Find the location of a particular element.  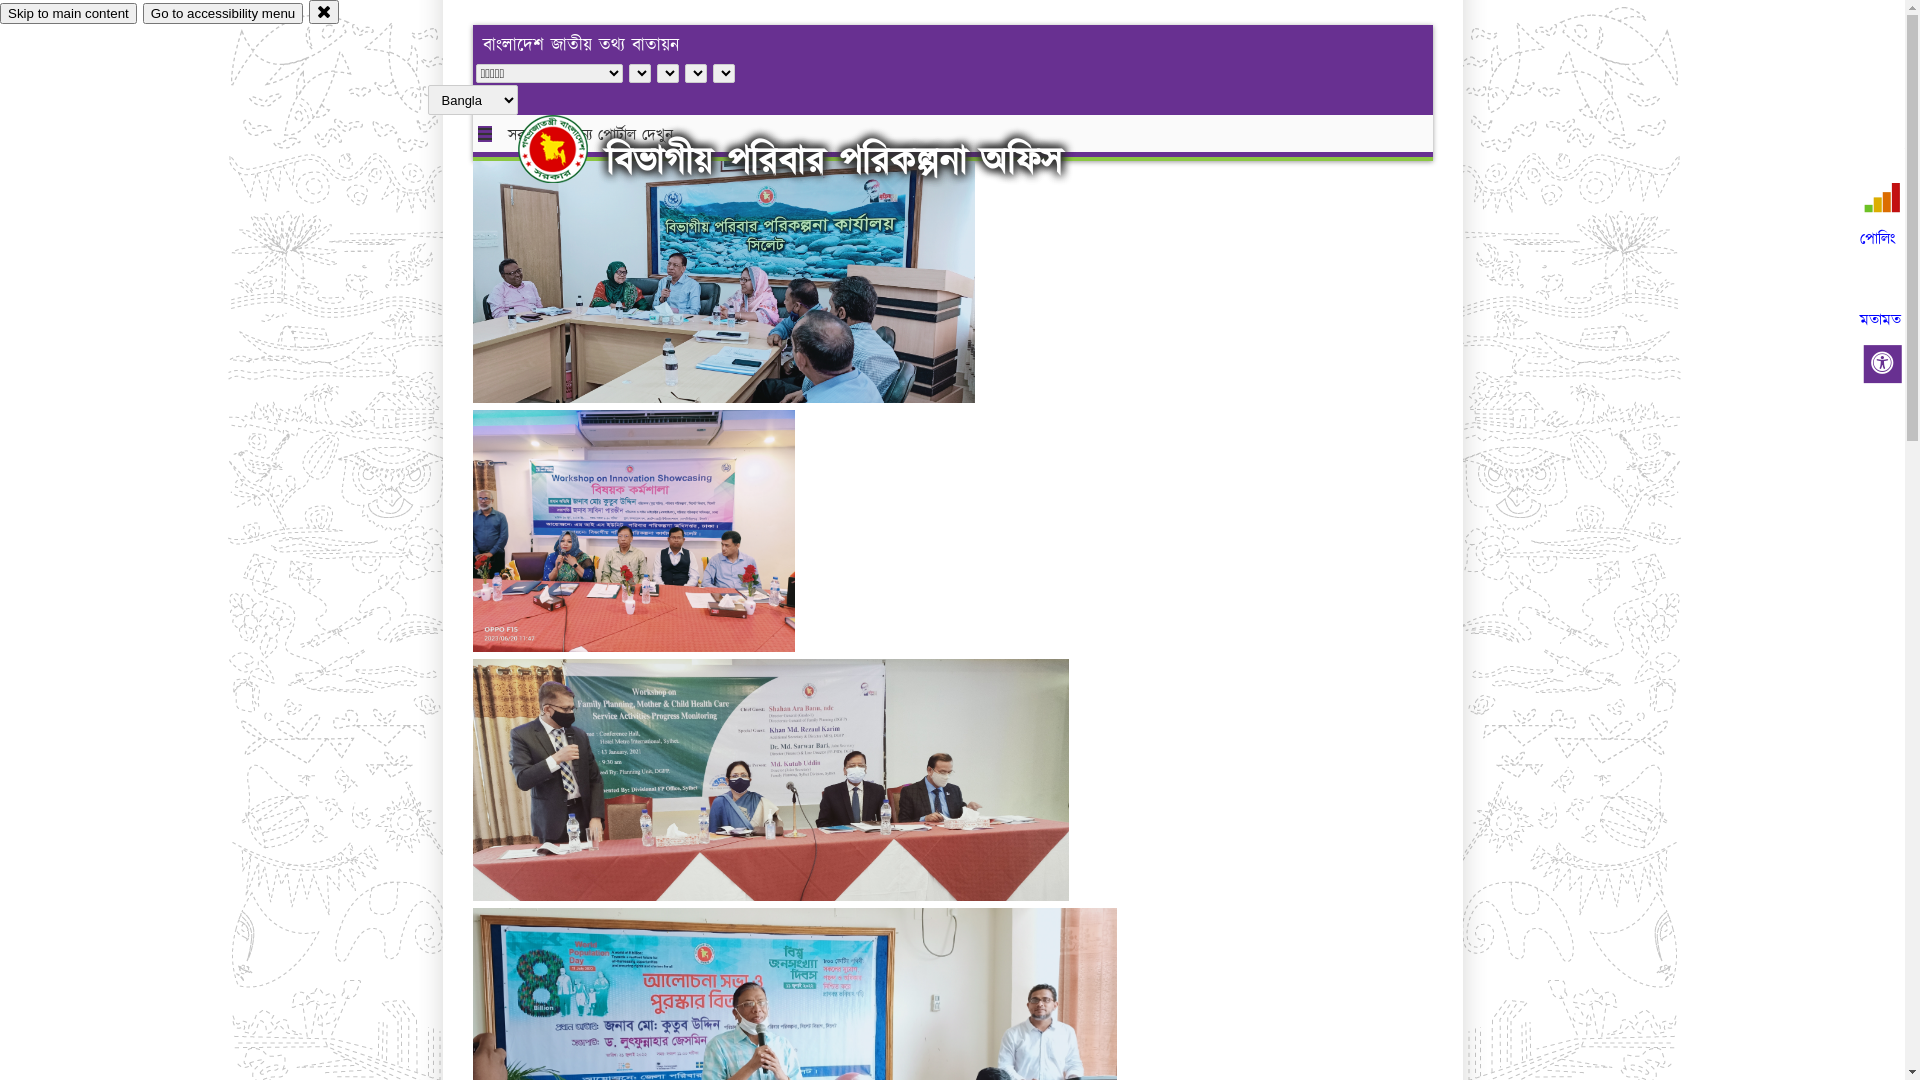

'Go to accessibility menu' is located at coordinates (222, 13).